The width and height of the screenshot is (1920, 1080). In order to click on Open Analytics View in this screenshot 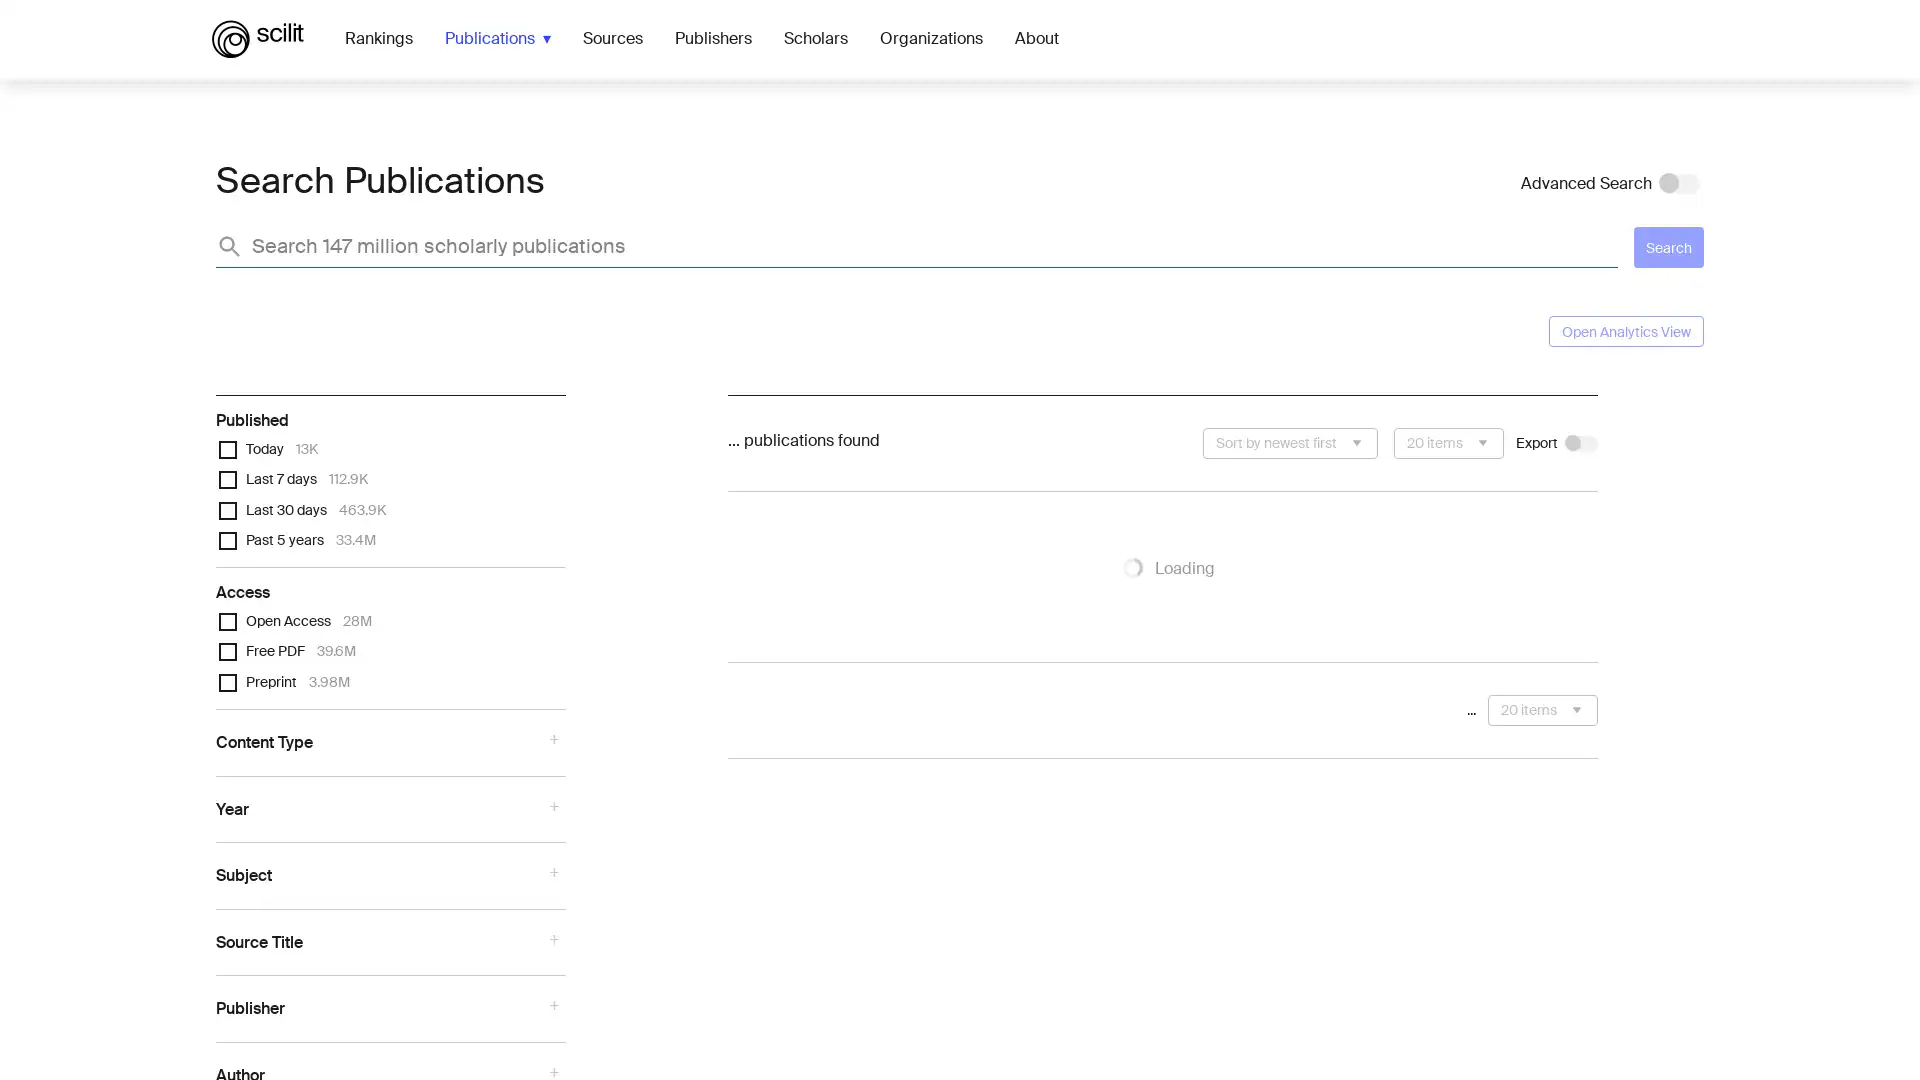, I will do `click(1626, 330)`.